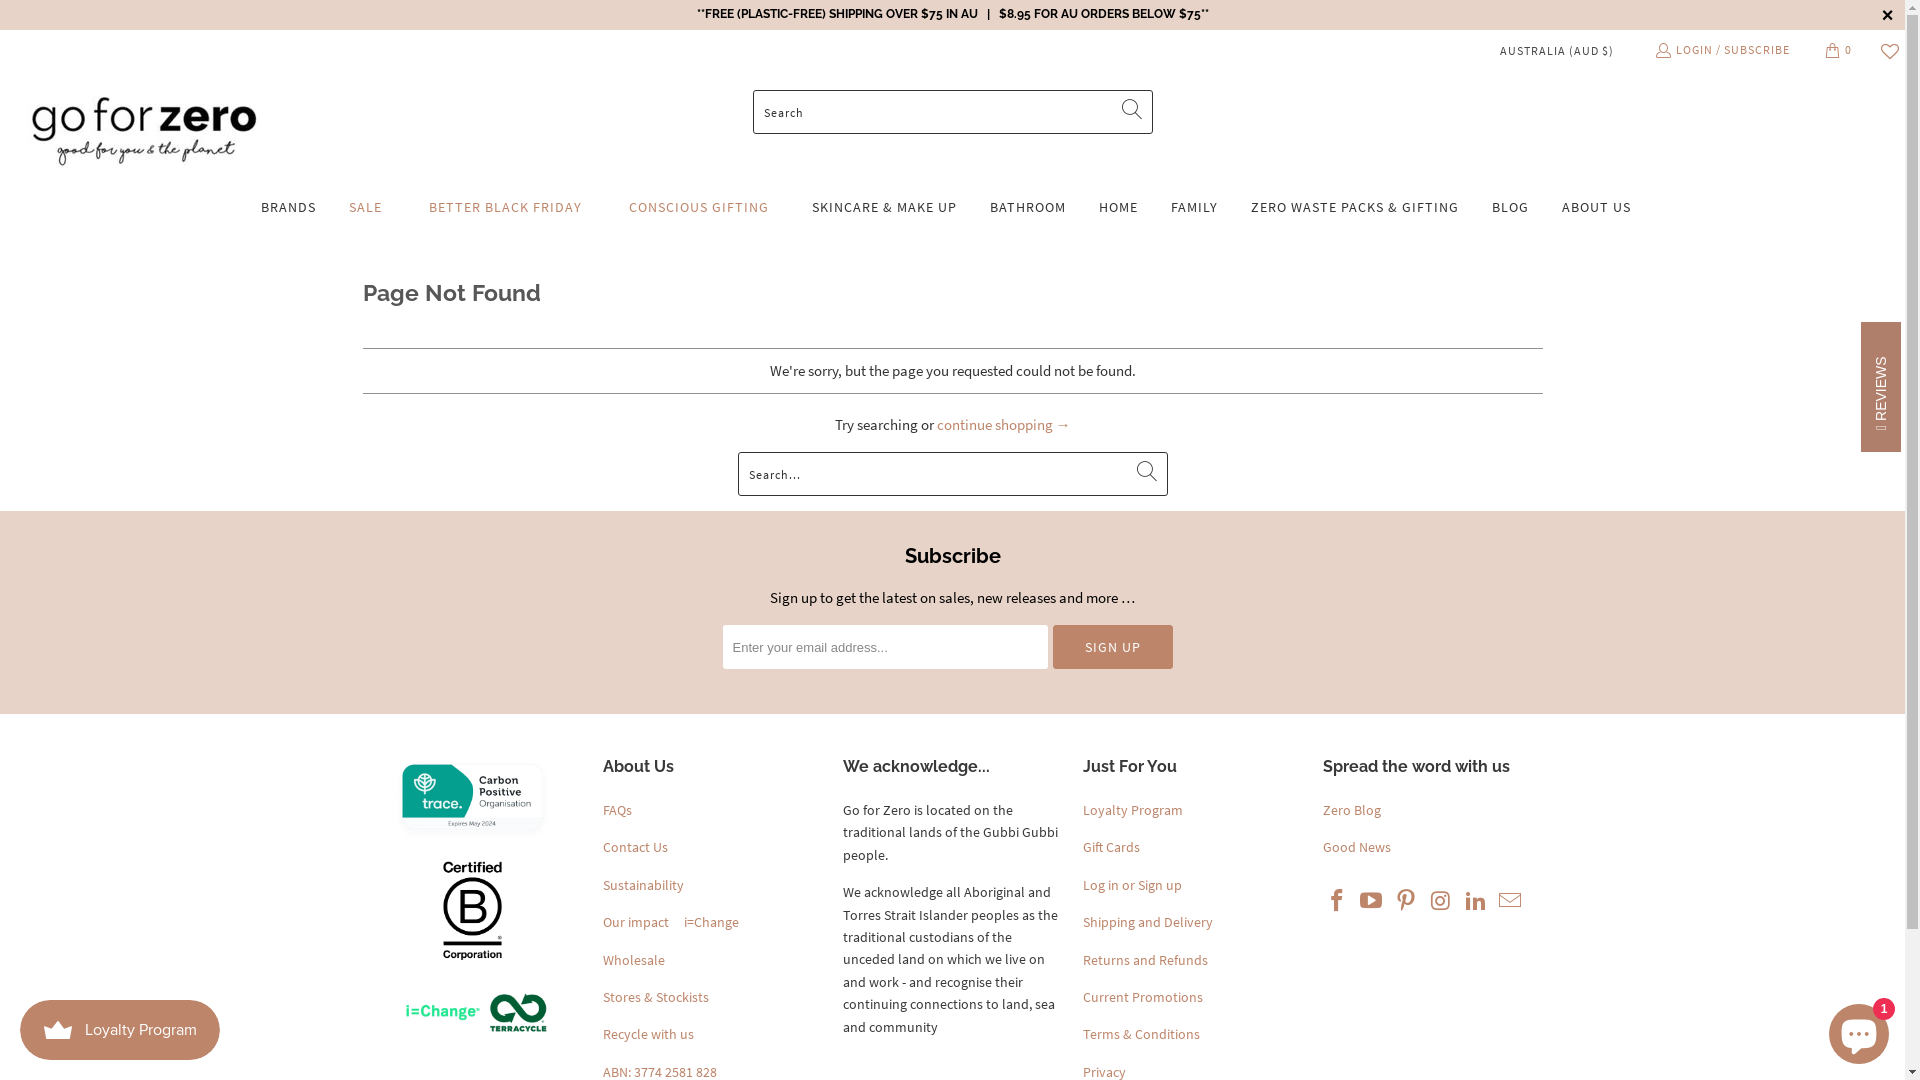  Describe the element at coordinates (600, 847) in the screenshot. I see `'Contact Us'` at that location.